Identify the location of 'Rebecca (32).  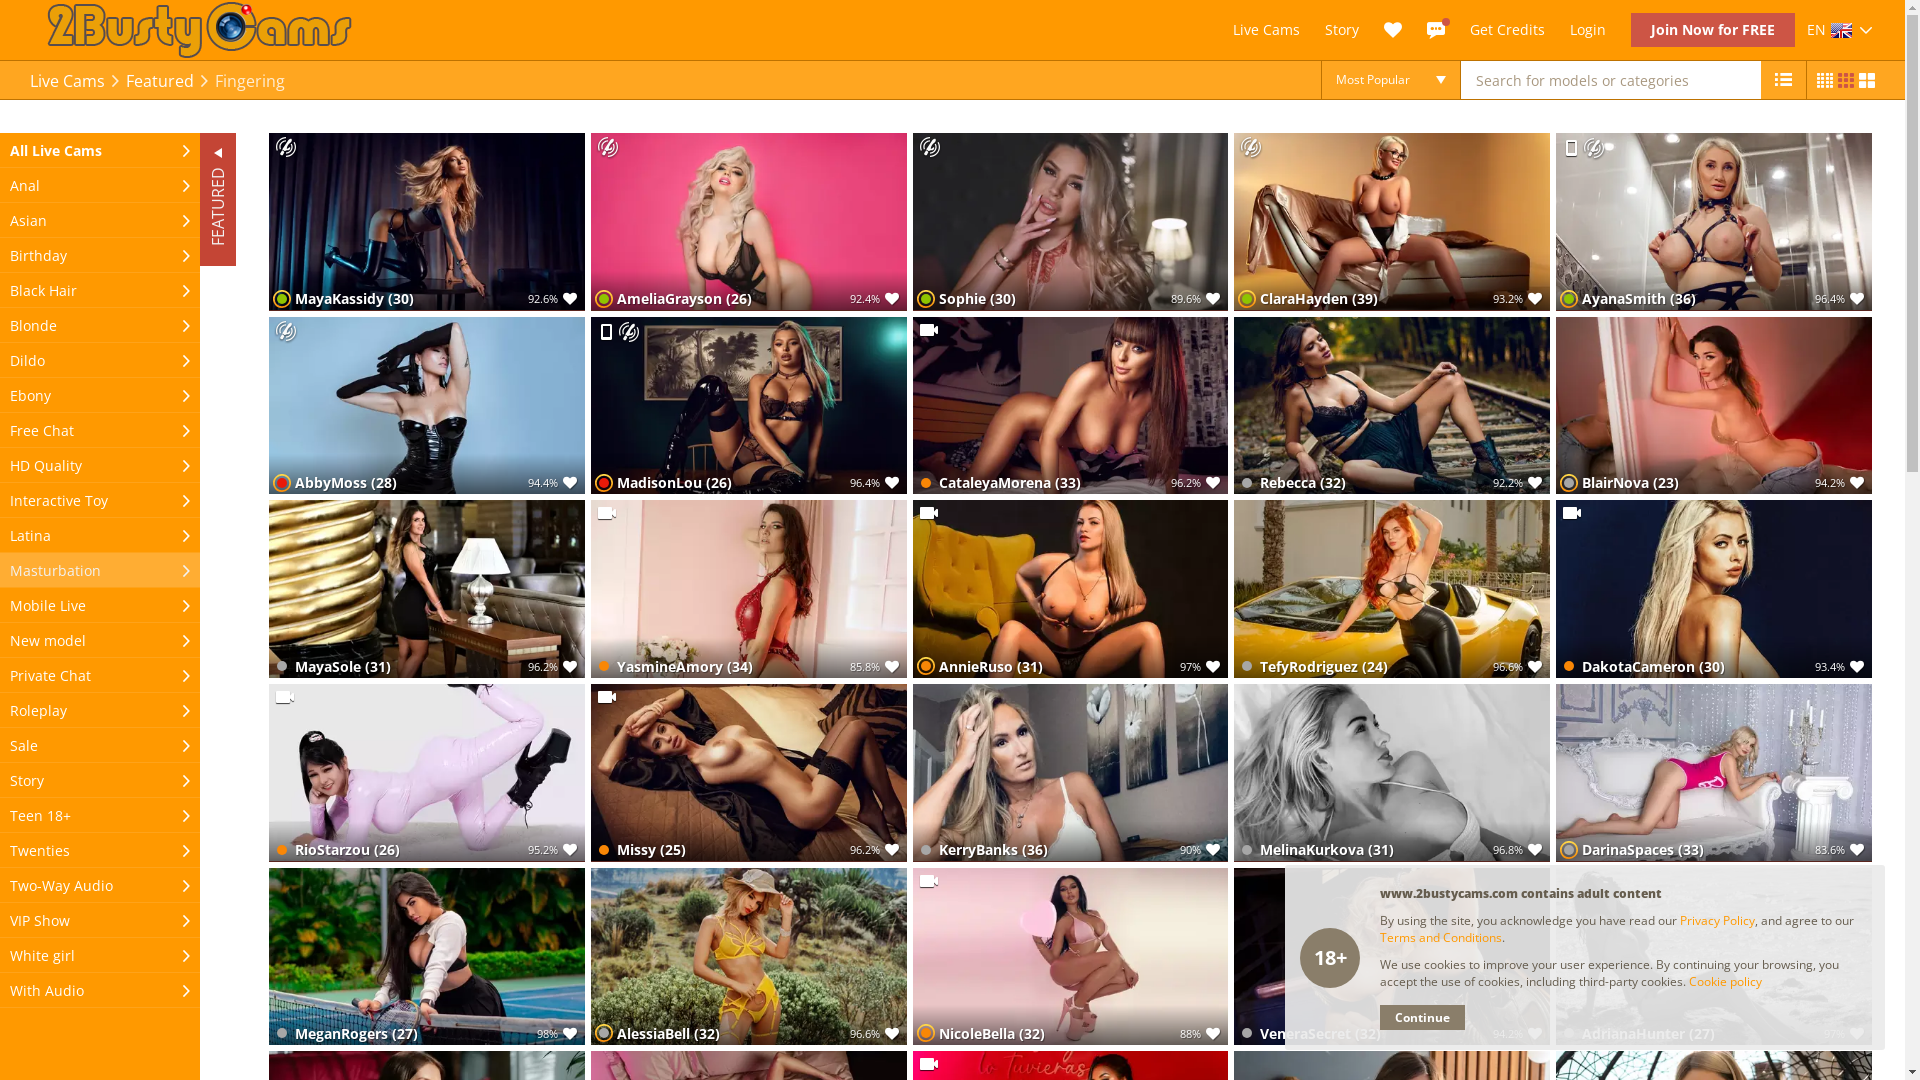
(1391, 405).